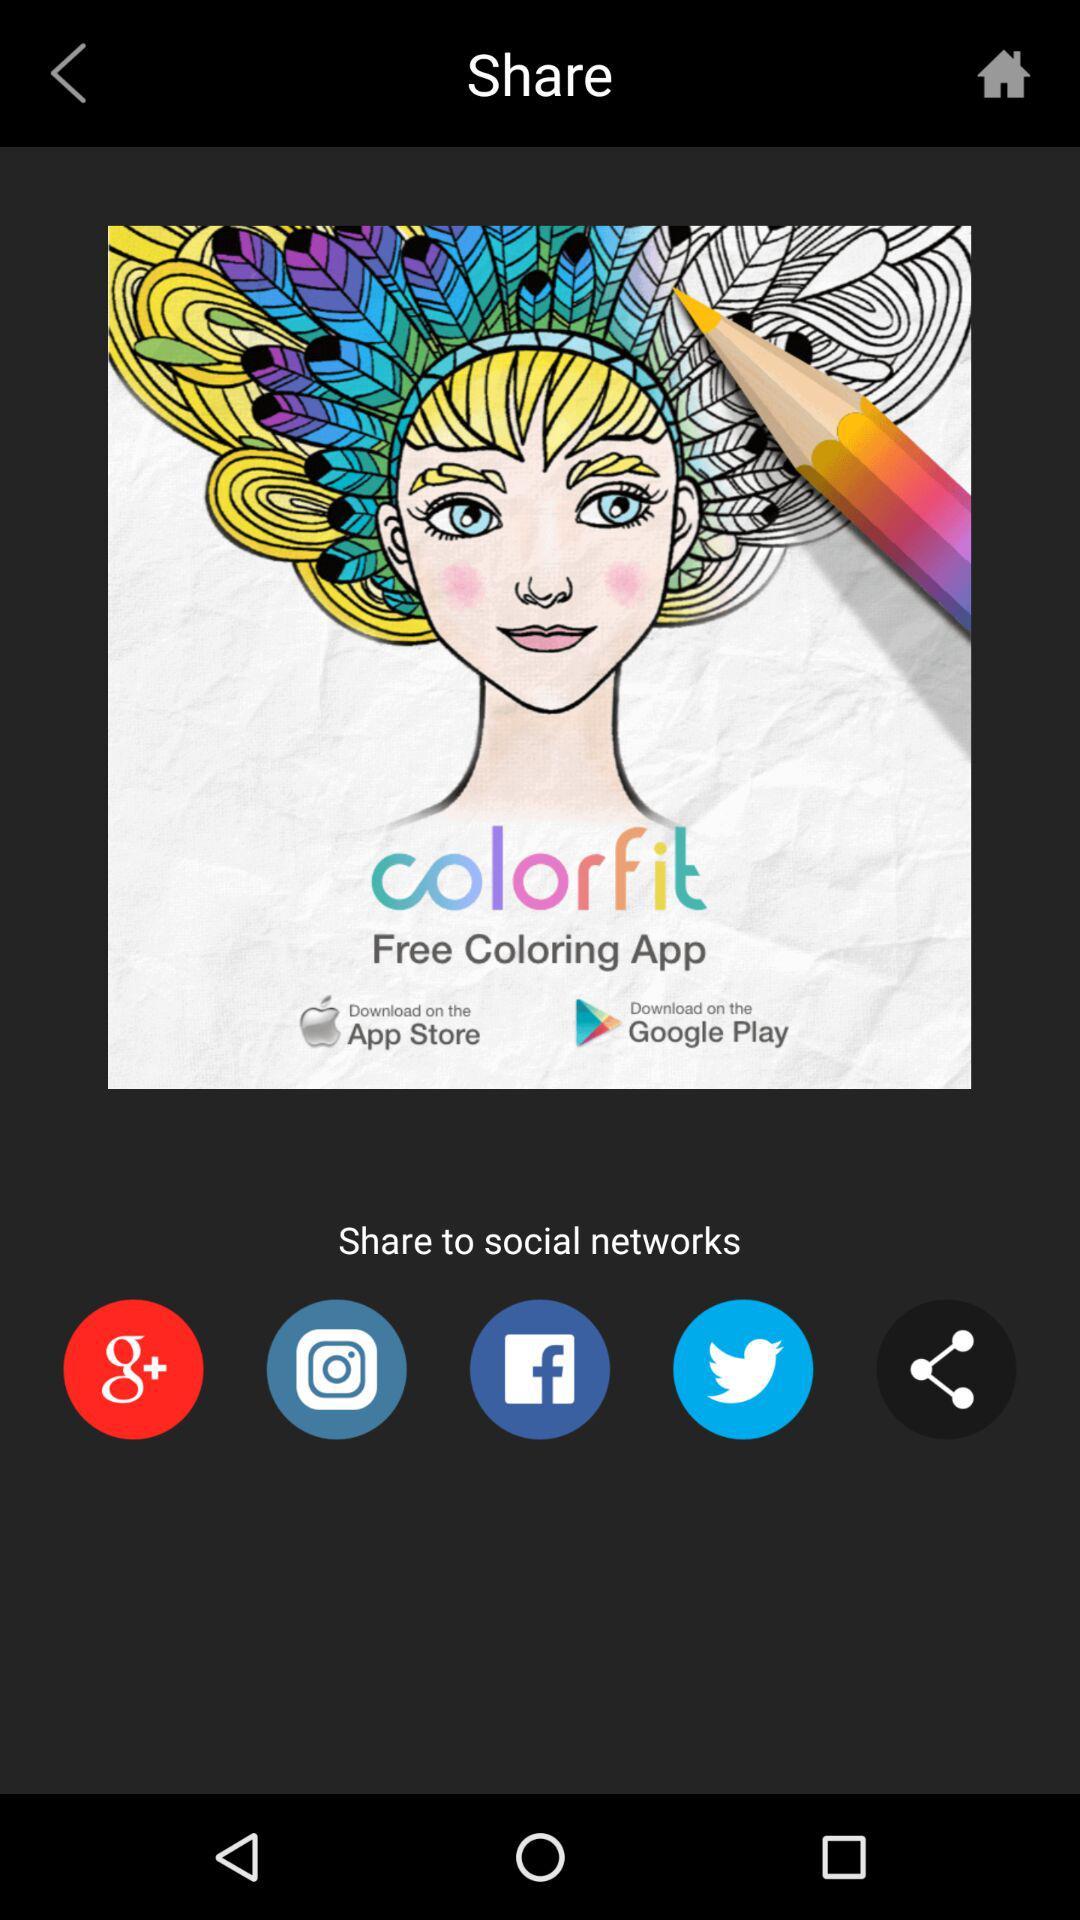 The height and width of the screenshot is (1920, 1080). What do you see at coordinates (75, 78) in the screenshot?
I see `the arrow_backward icon` at bounding box center [75, 78].